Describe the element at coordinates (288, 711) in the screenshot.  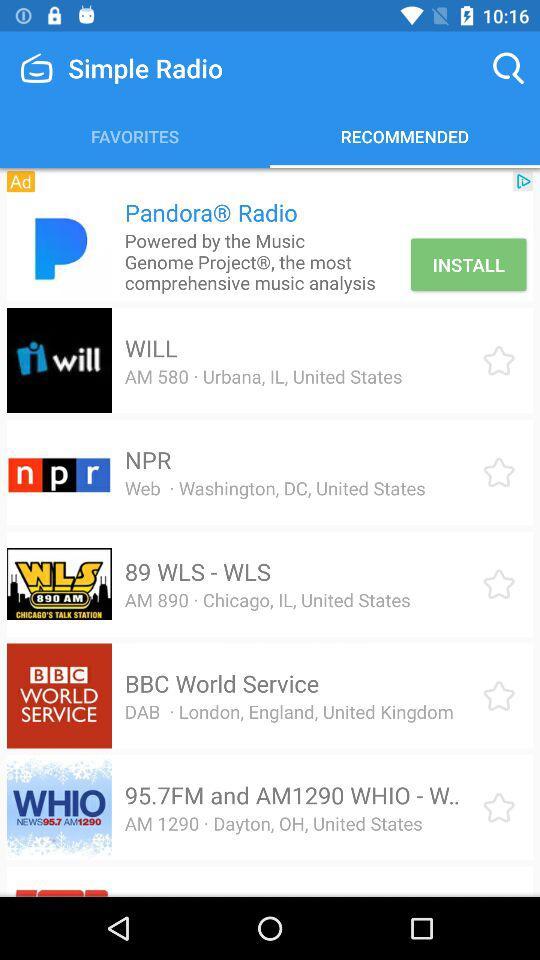
I see `item above the 95 7fm and icon` at that location.